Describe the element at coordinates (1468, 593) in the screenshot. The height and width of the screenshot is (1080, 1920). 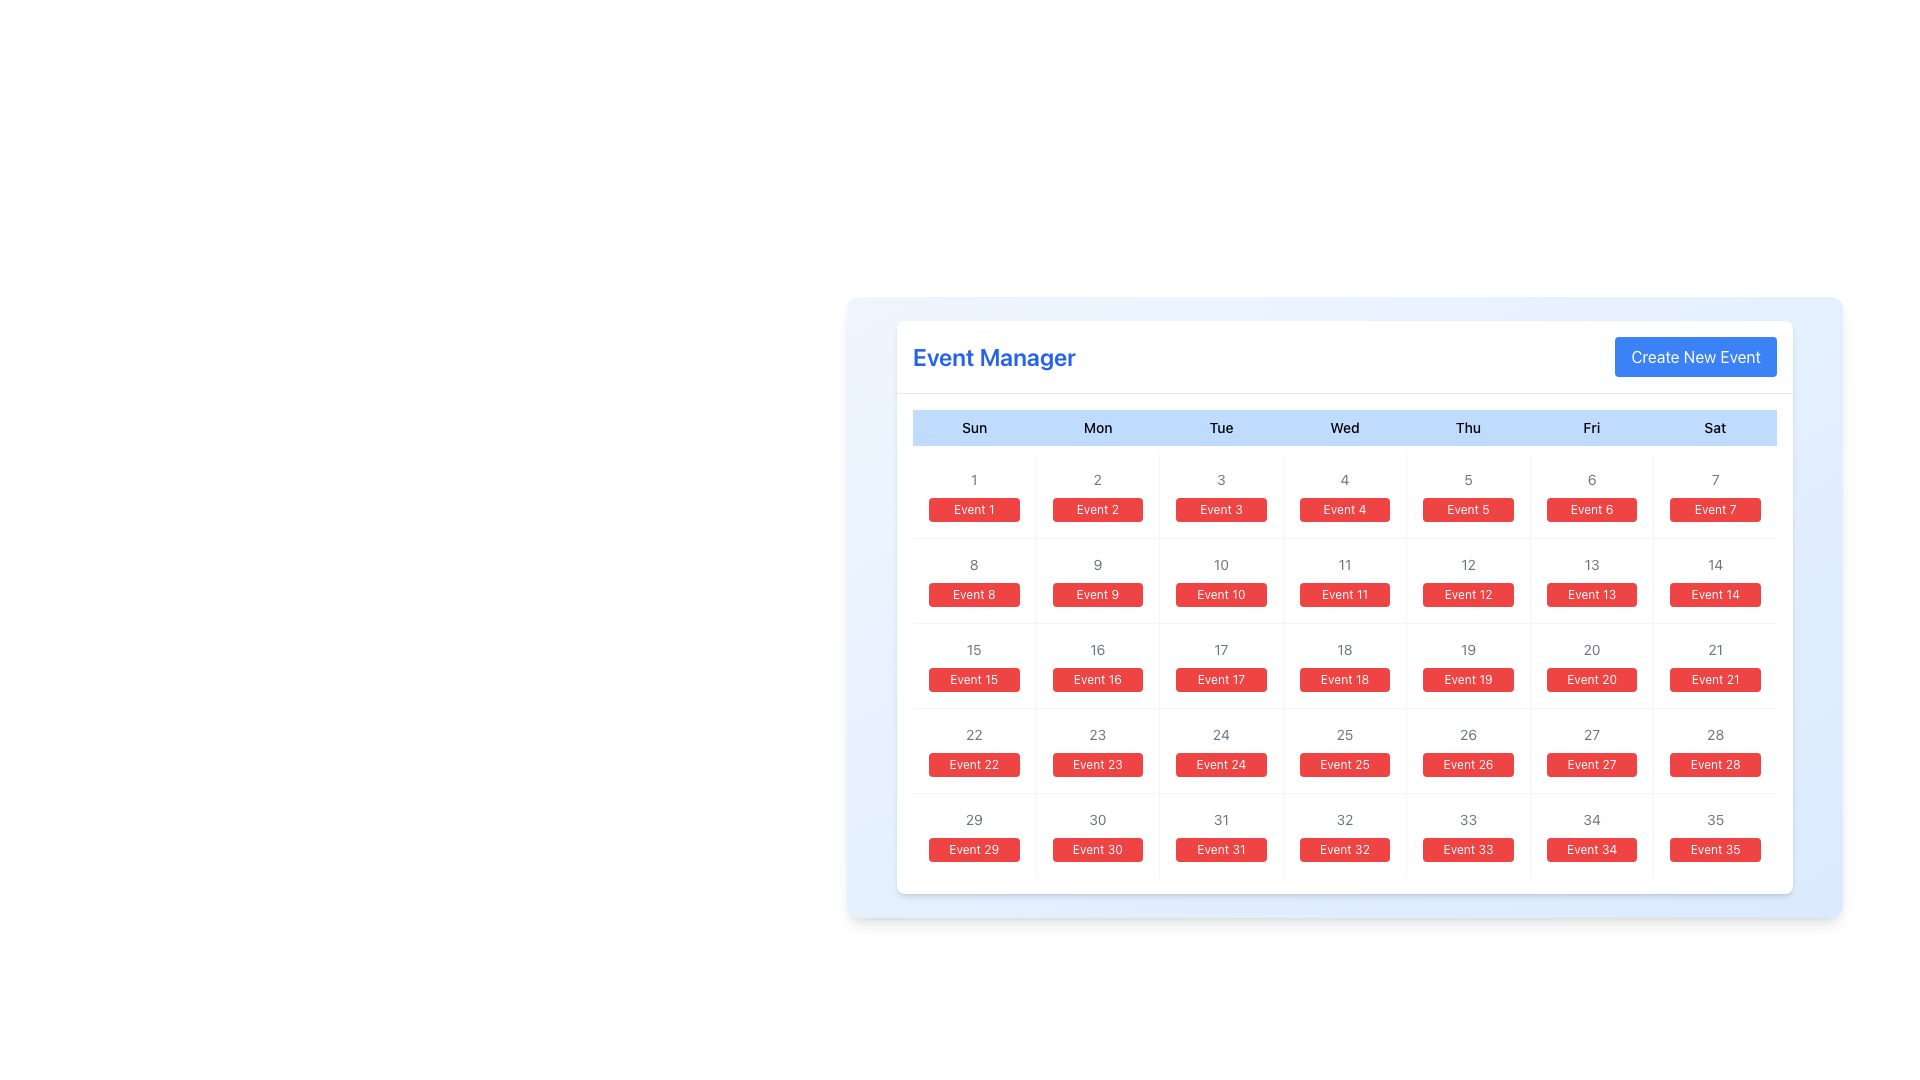
I see `the Button-like label representing an event scheduled for the date 12 in the calendar under the 'Thu' column` at that location.